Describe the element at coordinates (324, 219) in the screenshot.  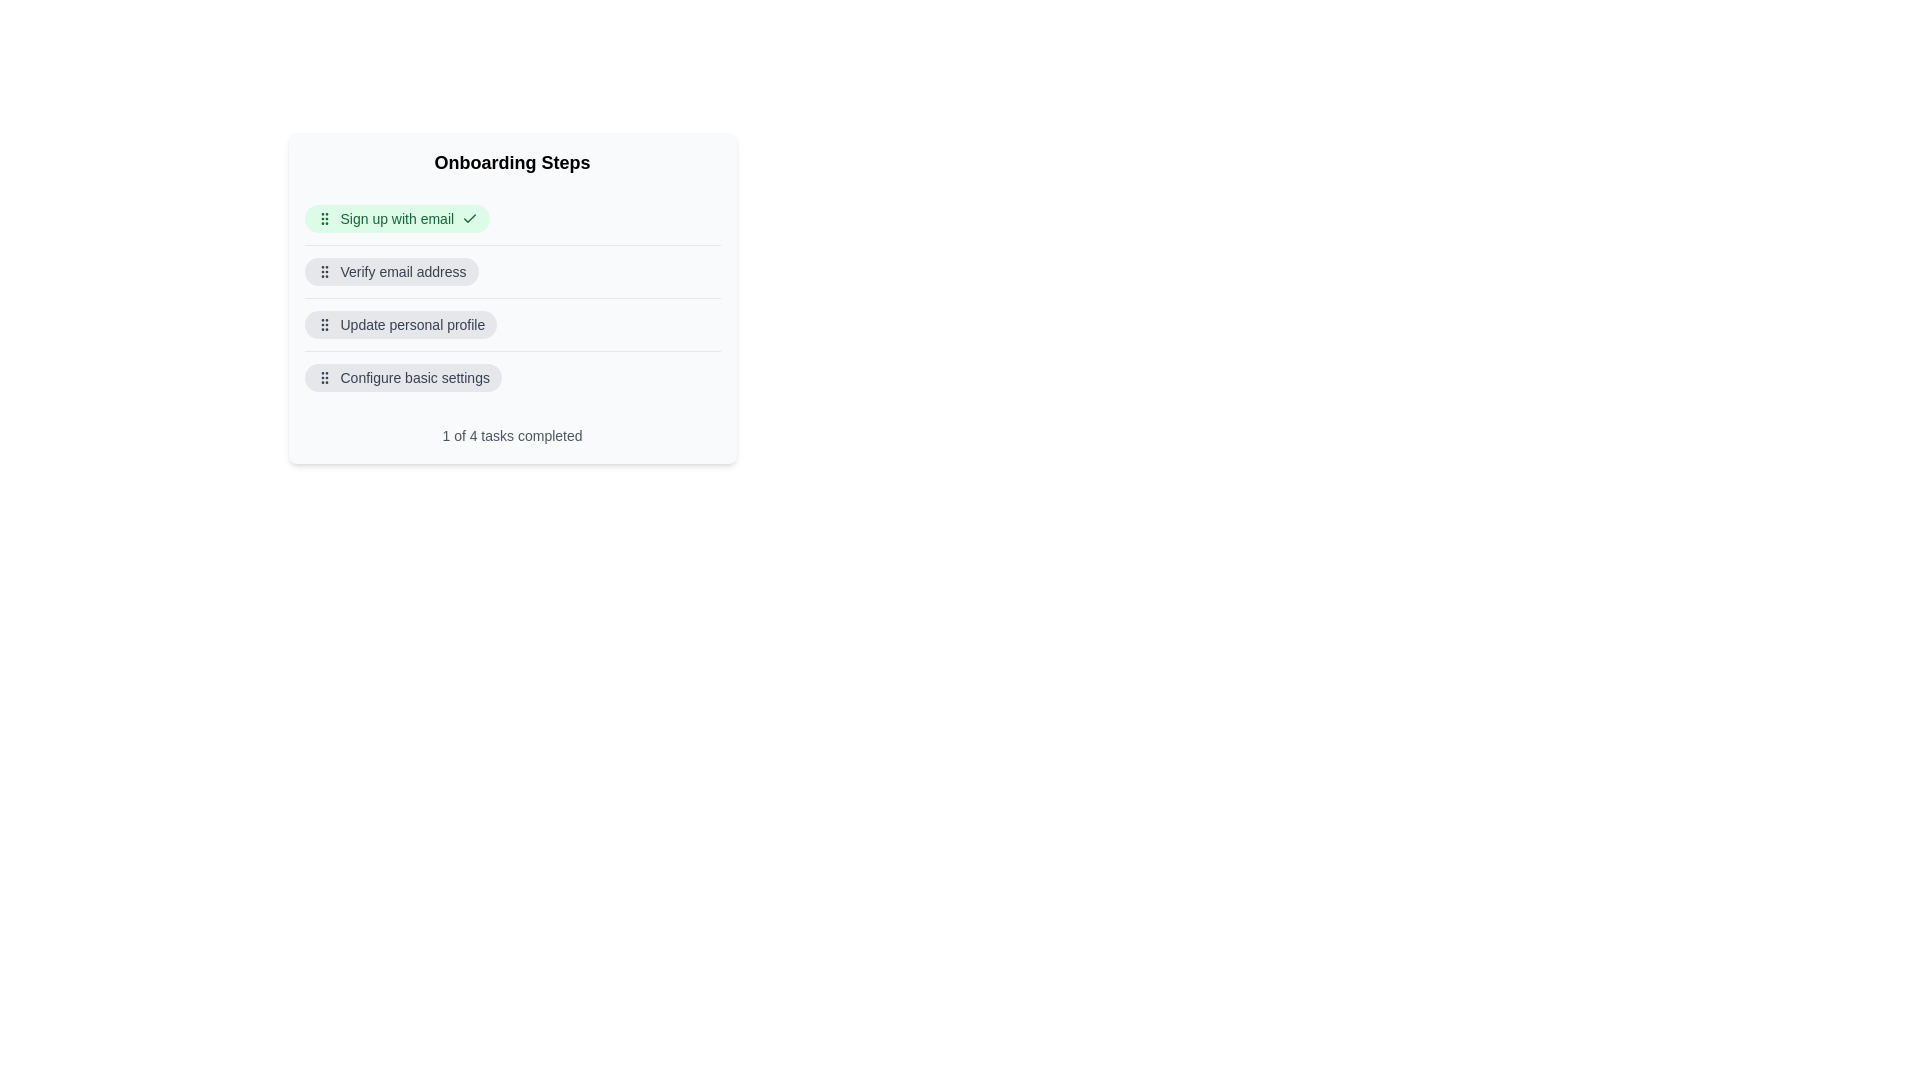
I see `the Draggable handle icon, which is a vertical grip icon consisting of two columns of three circular green dots, located to the left of the 'Sign up with email' button in the Onboarding Steps list` at that location.